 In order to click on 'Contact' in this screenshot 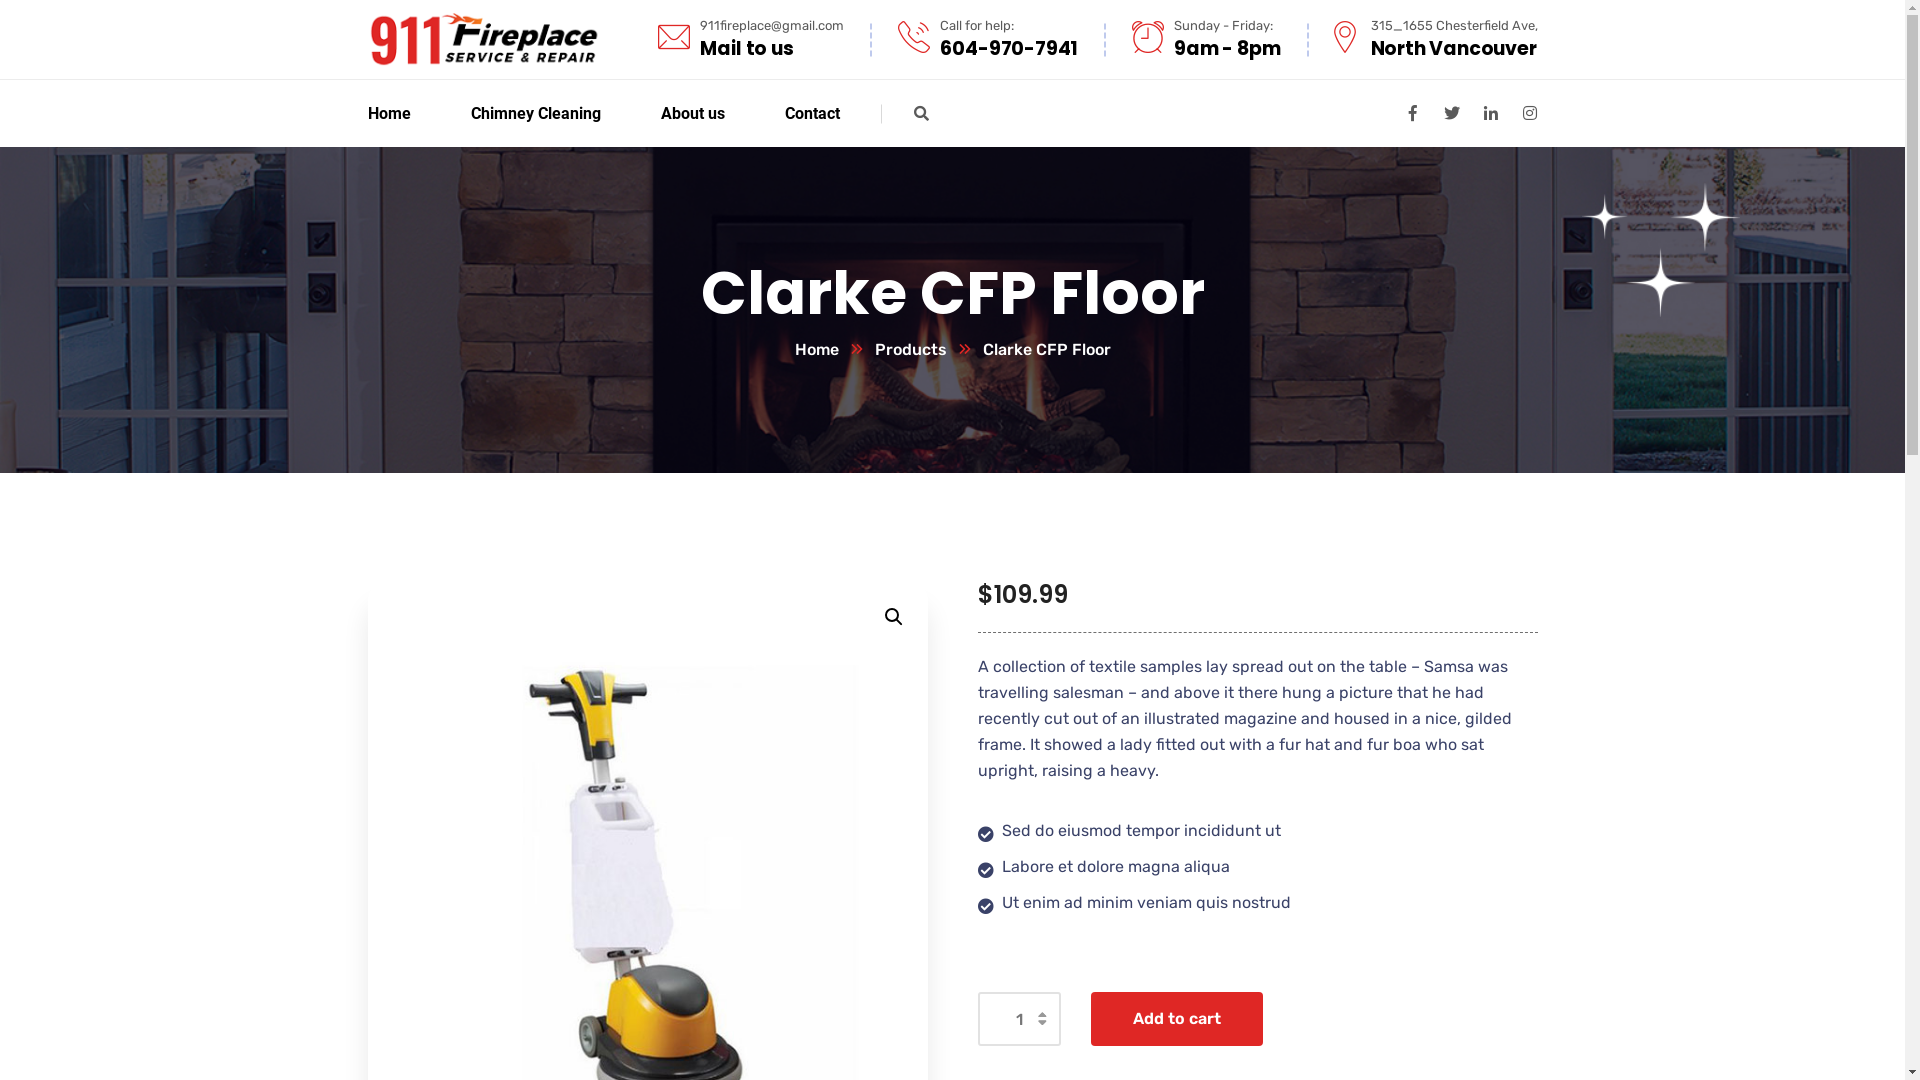, I will do `click(811, 113)`.